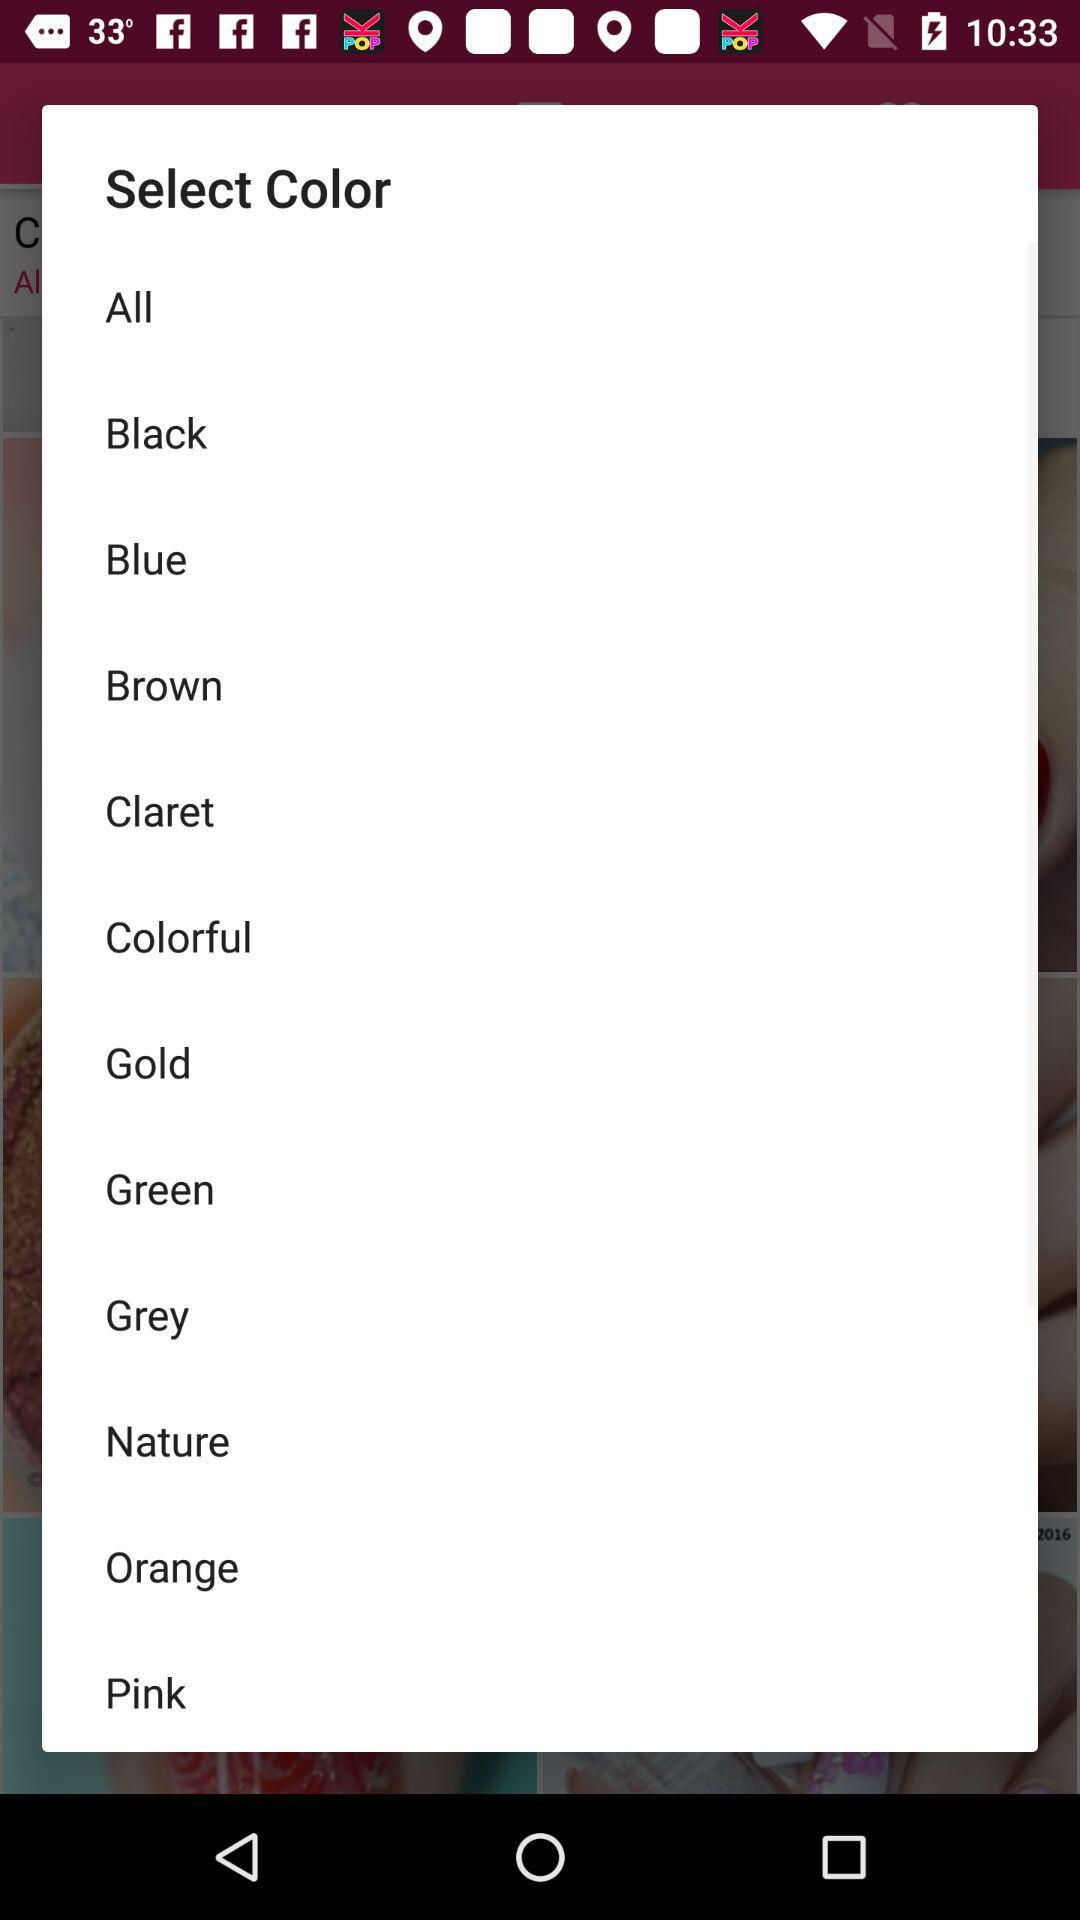  What do you see at coordinates (540, 935) in the screenshot?
I see `the colorful item` at bounding box center [540, 935].